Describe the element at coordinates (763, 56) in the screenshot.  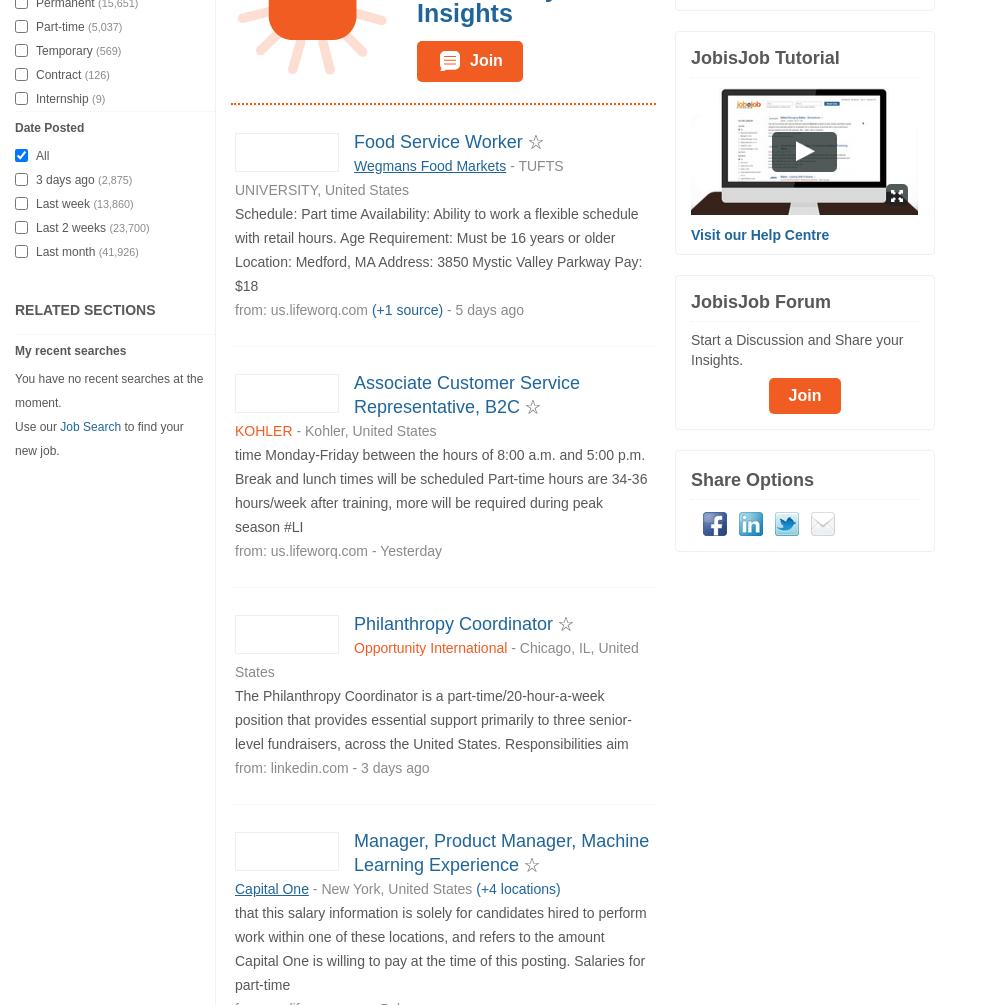
I see `'JobisJob Tutorial'` at that location.